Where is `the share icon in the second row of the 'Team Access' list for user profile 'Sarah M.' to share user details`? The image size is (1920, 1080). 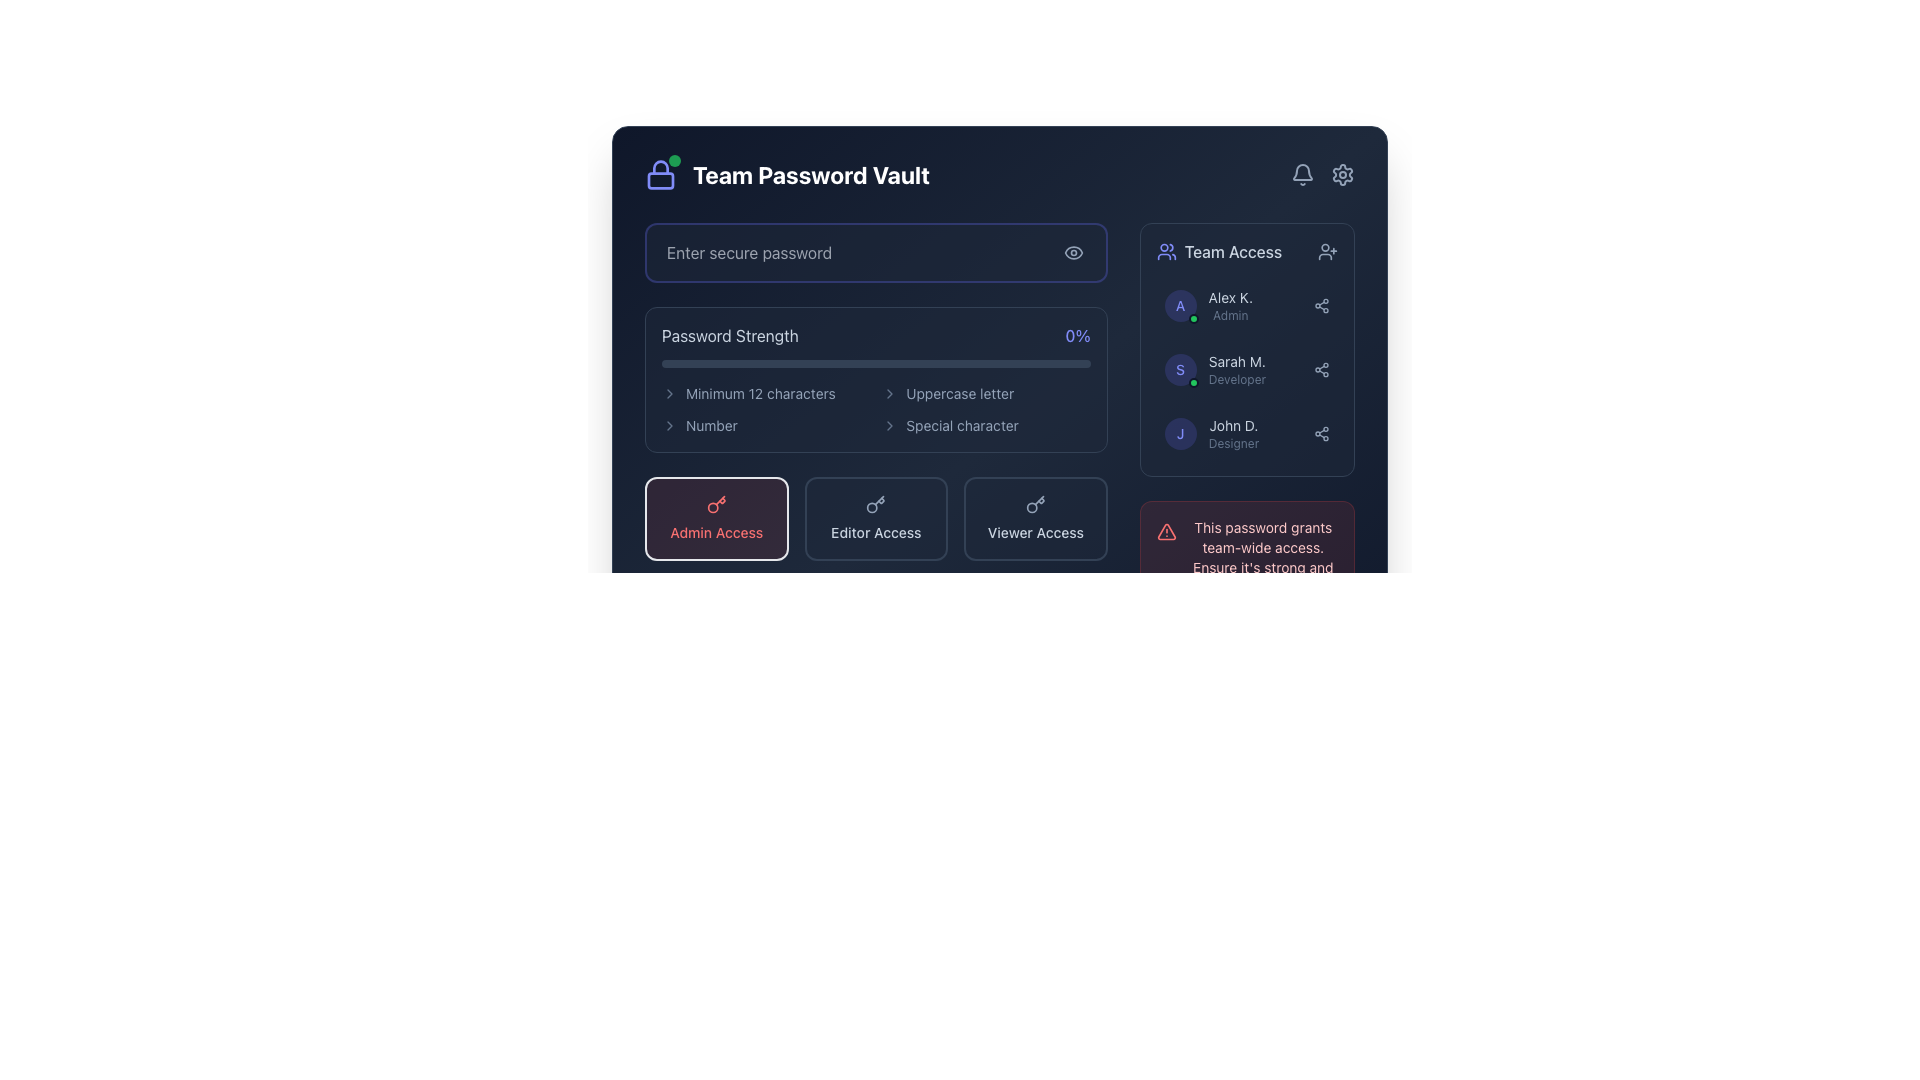
the share icon in the second row of the 'Team Access' list for user profile 'Sarah M.' to share user details is located at coordinates (1246, 370).